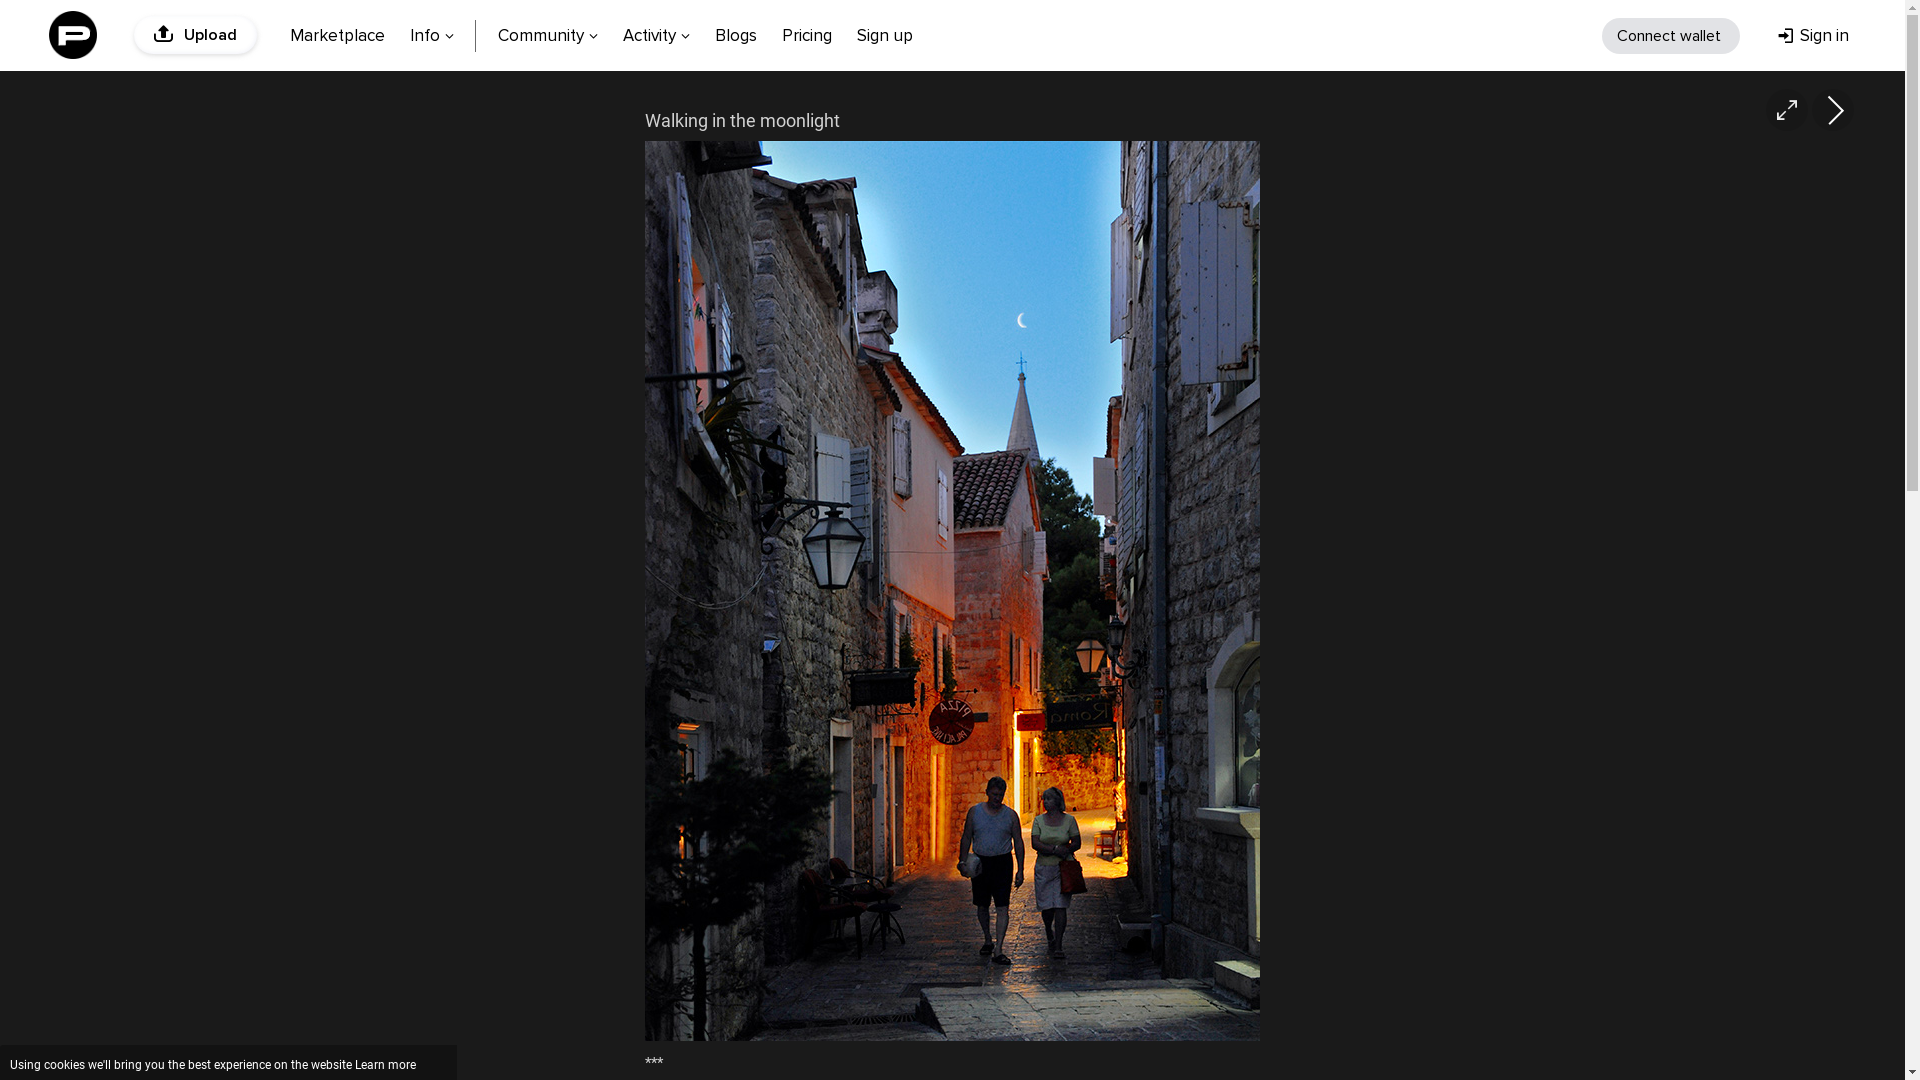 The width and height of the screenshot is (1920, 1080). What do you see at coordinates (845, 33) in the screenshot?
I see `'Sign up'` at bounding box center [845, 33].